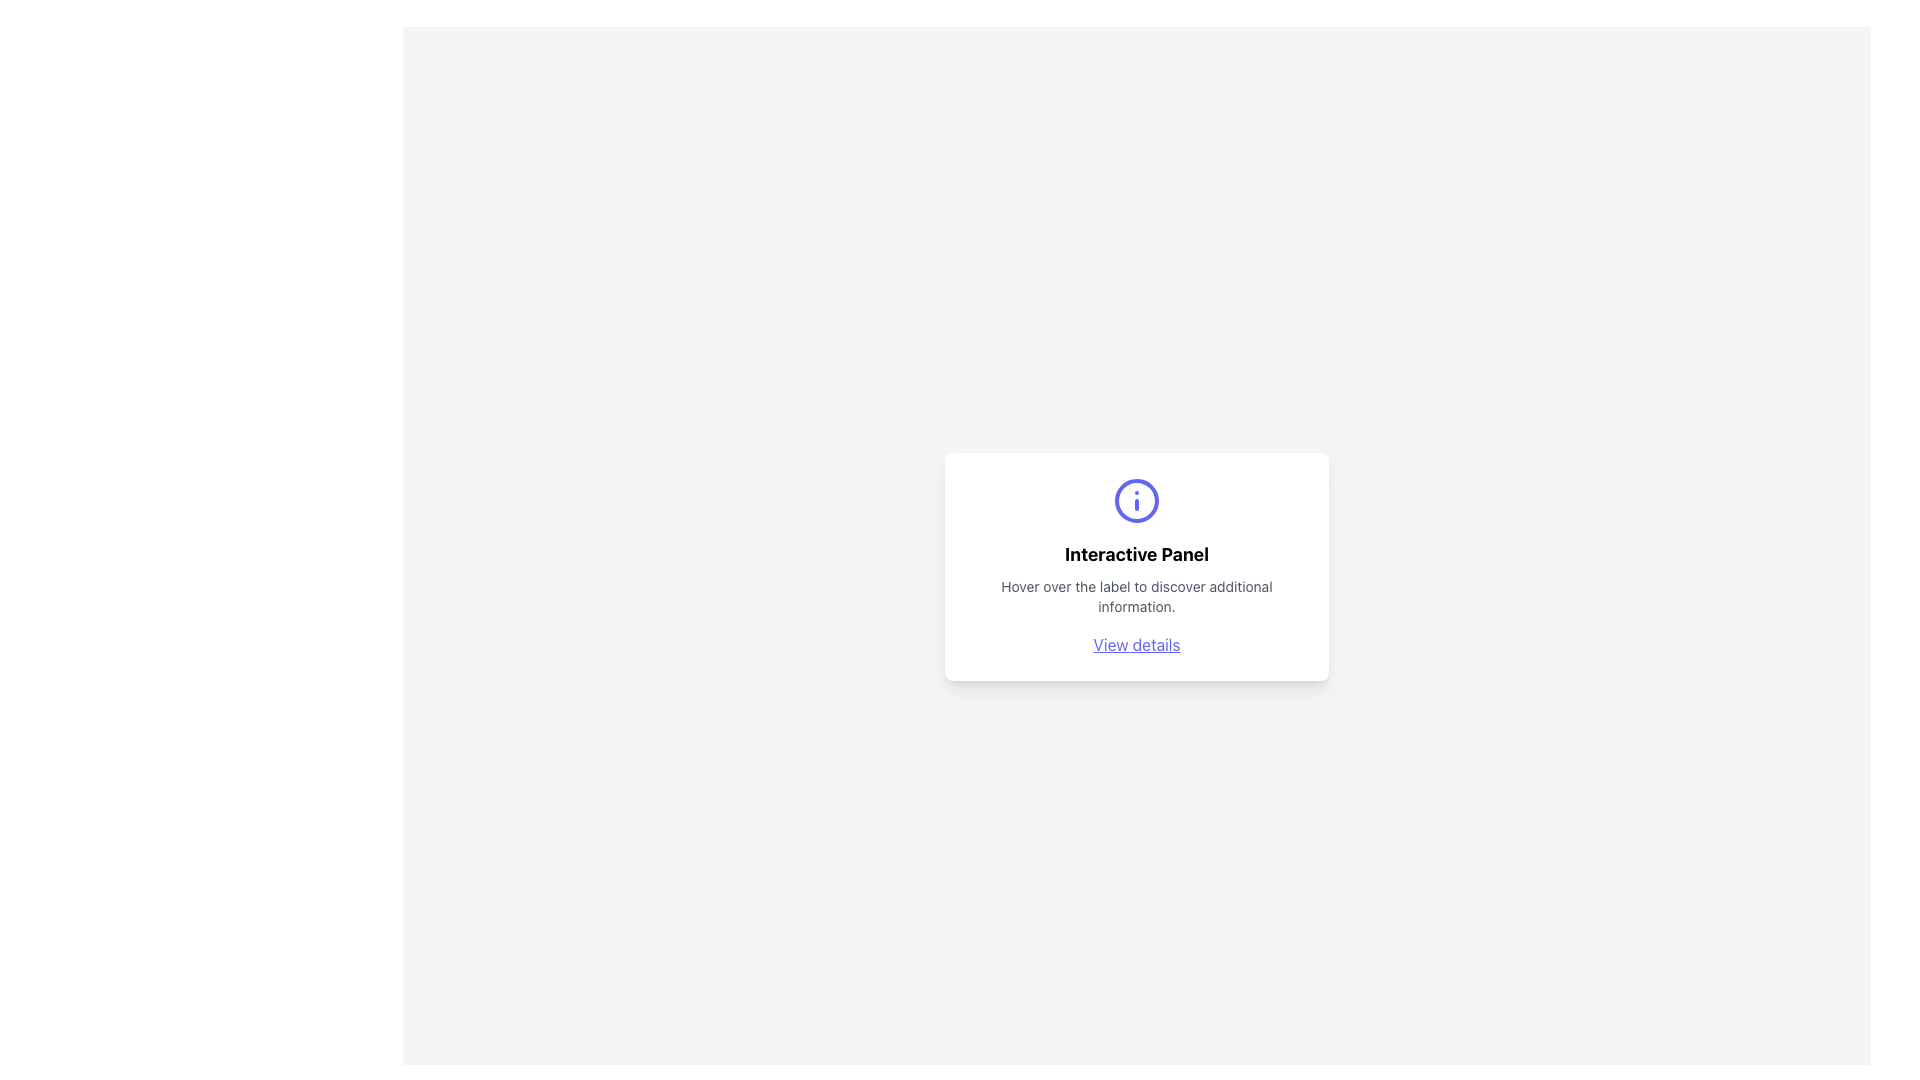 The image size is (1920, 1080). I want to click on the 'View details' hyperlink, which is styled with indigo text and underlined format, located in the interactive panel under the heading 'Interactive Panel', so click(1137, 644).